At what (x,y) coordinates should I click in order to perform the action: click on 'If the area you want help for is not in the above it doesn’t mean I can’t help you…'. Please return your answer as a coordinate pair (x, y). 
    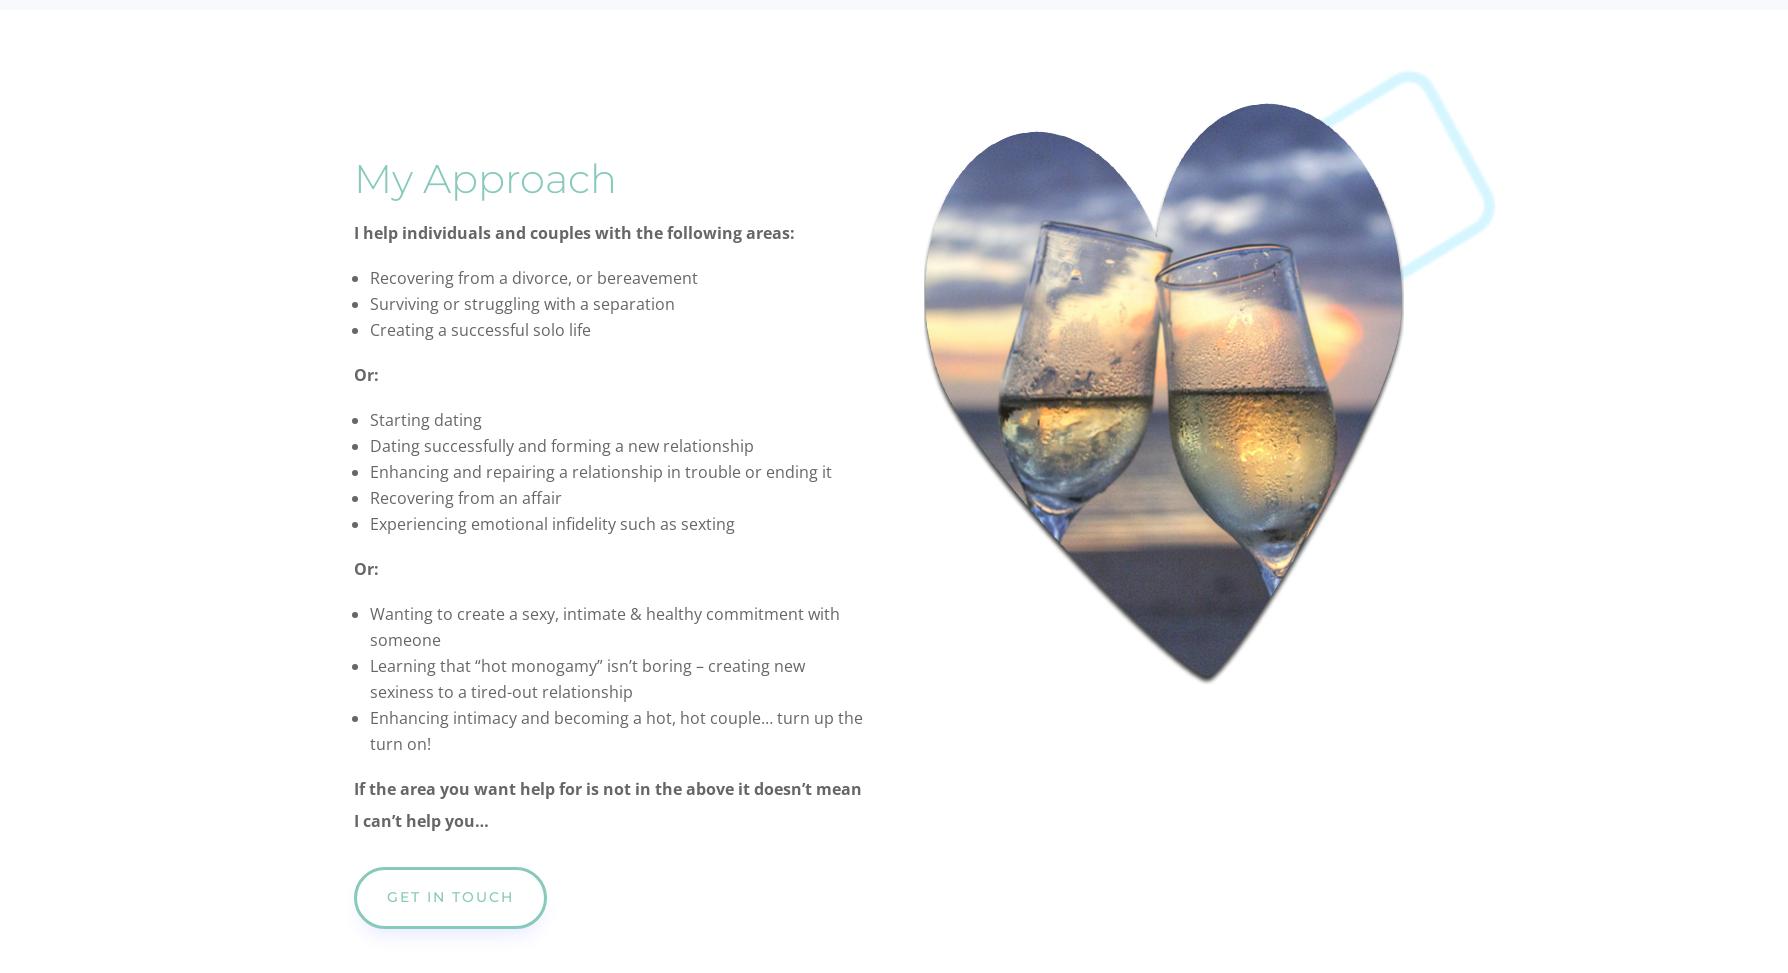
    Looking at the image, I should click on (607, 803).